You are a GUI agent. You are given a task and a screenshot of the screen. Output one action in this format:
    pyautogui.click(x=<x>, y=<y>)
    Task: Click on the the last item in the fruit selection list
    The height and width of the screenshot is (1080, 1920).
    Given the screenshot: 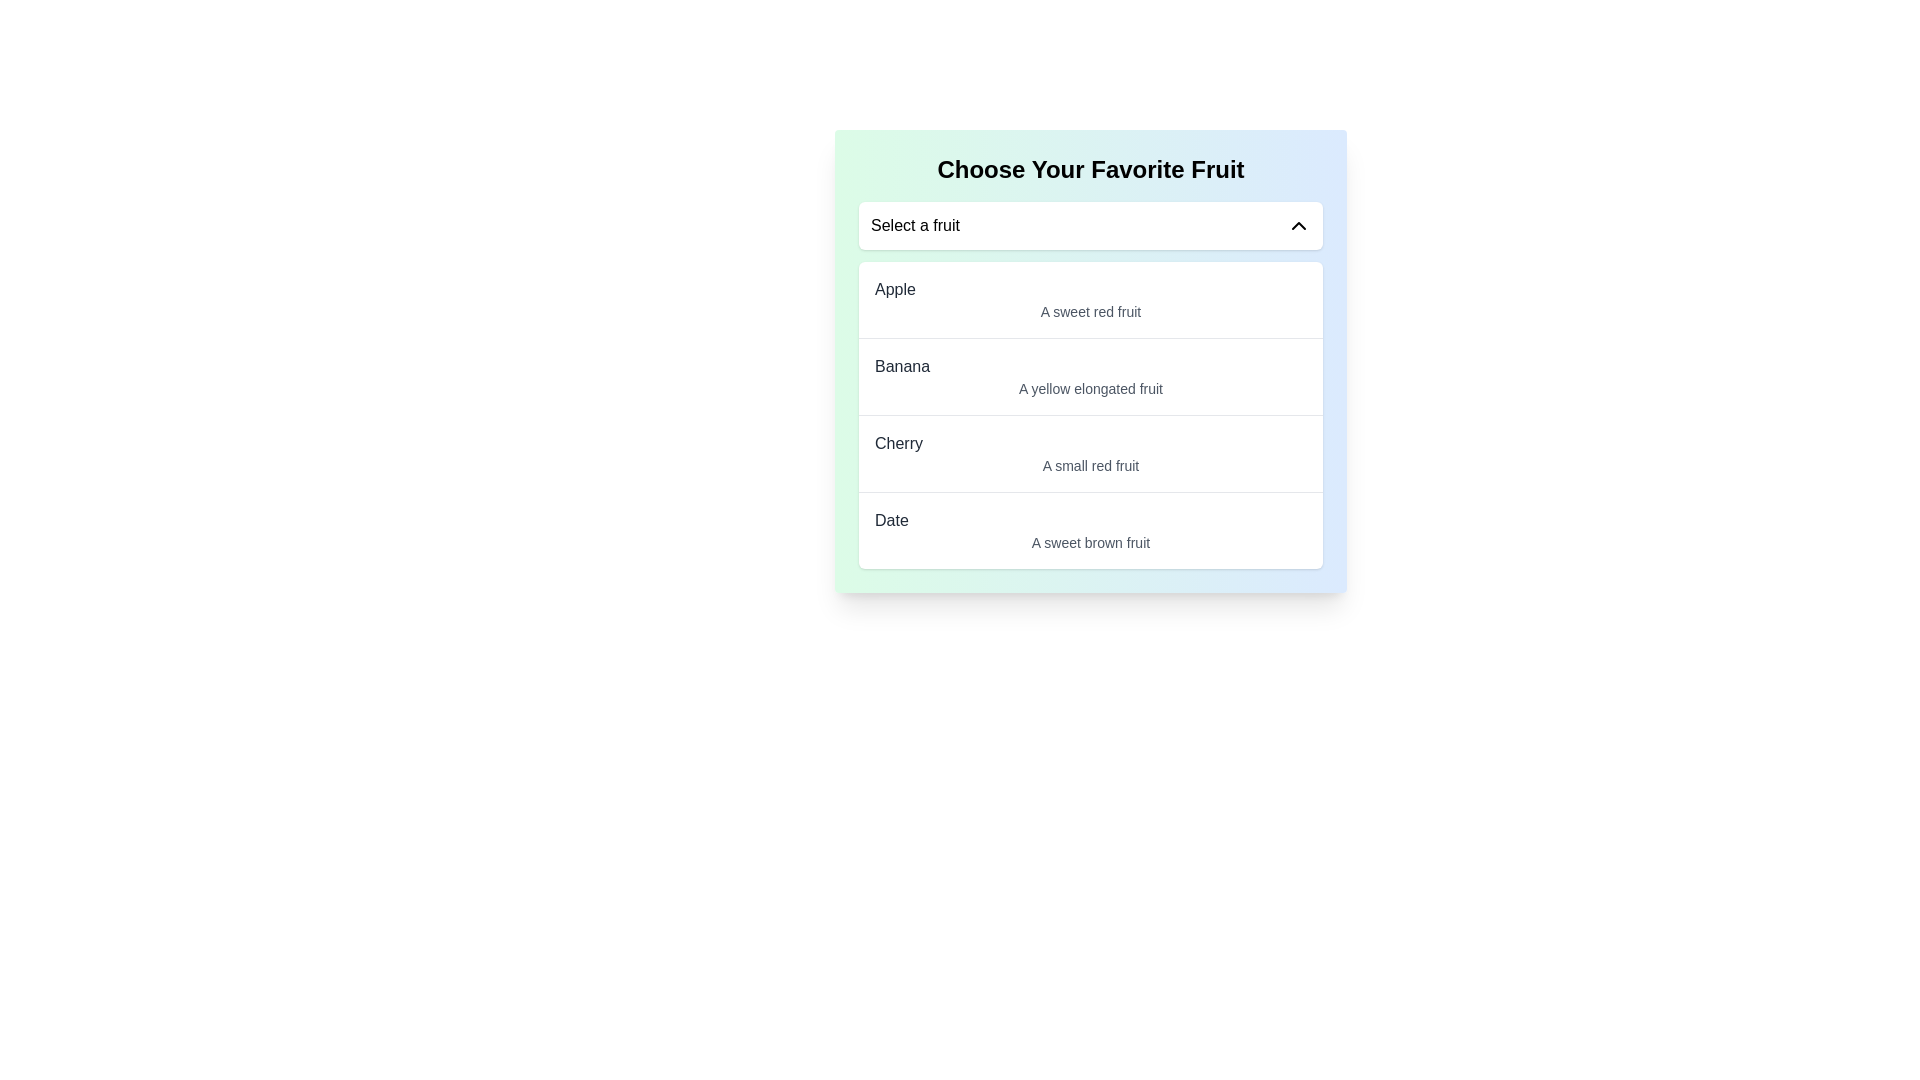 What is the action you would take?
    pyautogui.click(x=1089, y=529)
    